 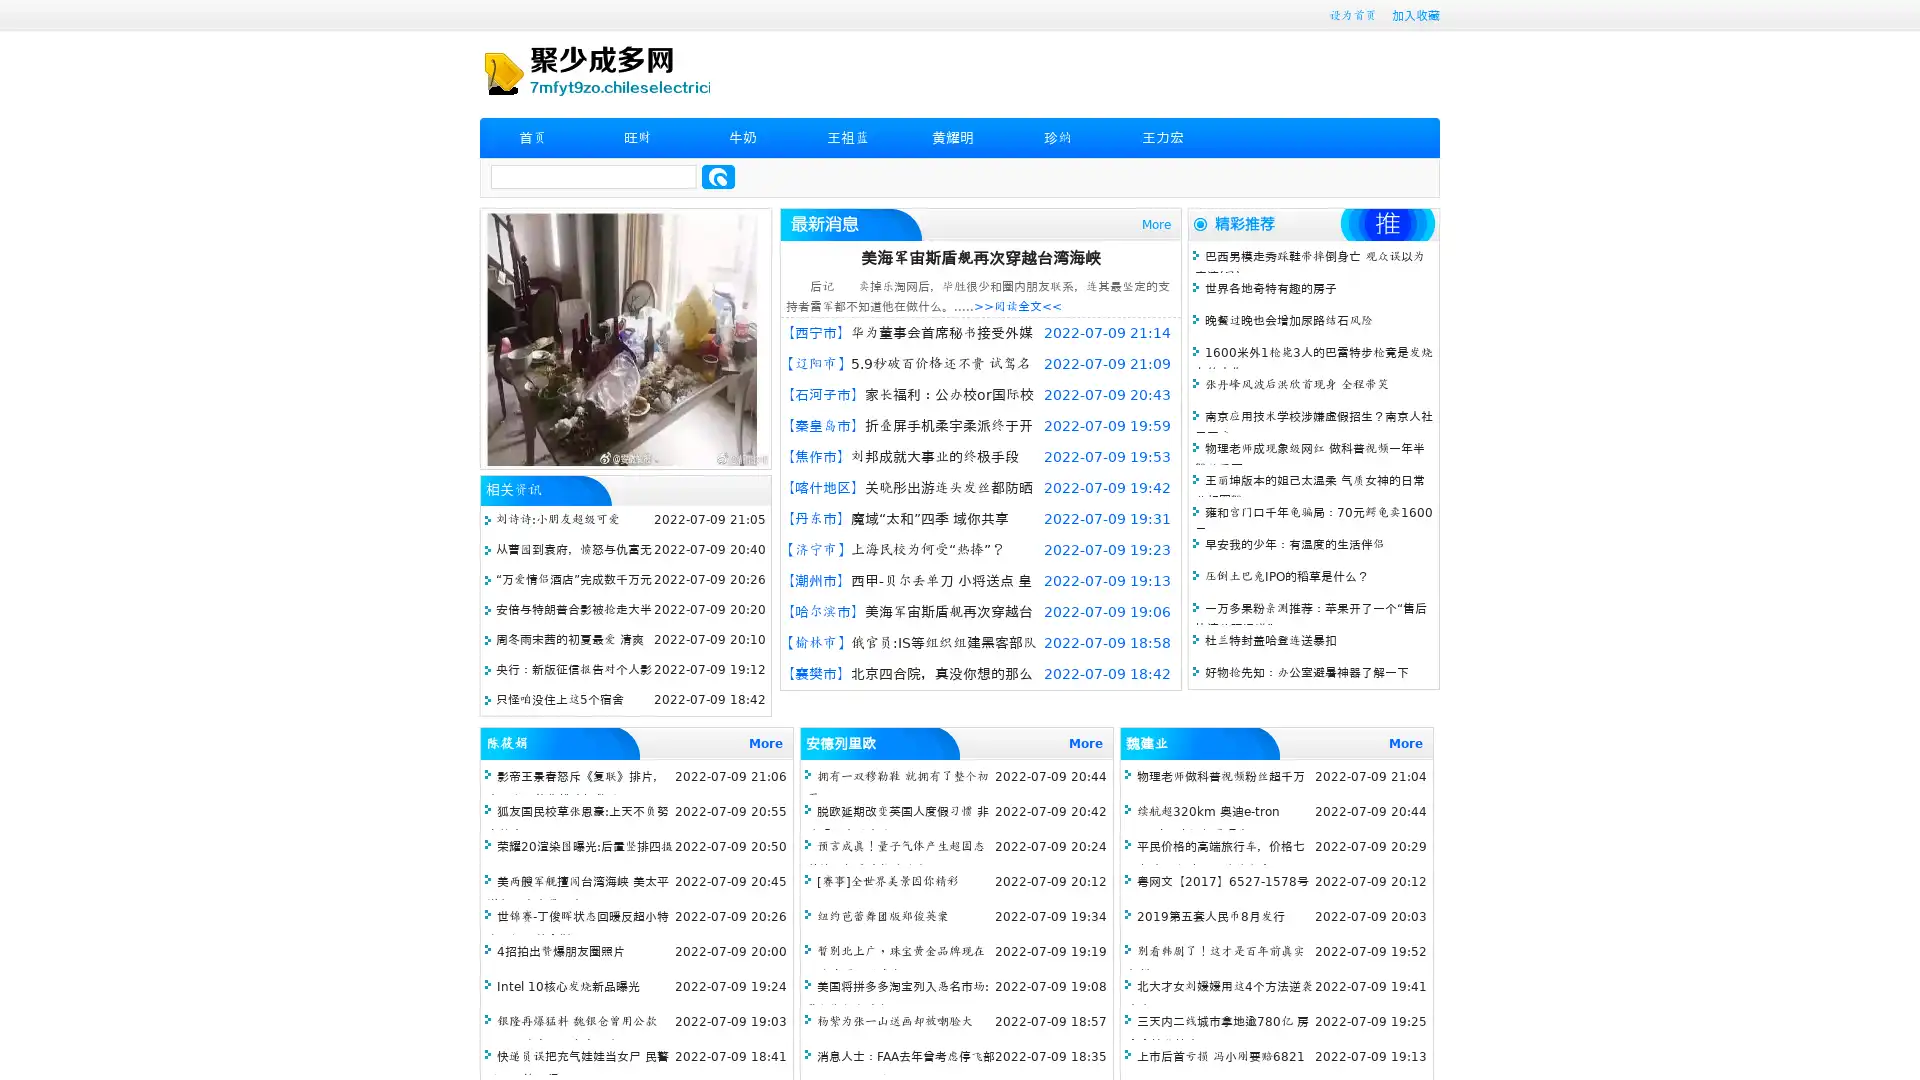 What do you see at coordinates (718, 176) in the screenshot?
I see `Search` at bounding box center [718, 176].